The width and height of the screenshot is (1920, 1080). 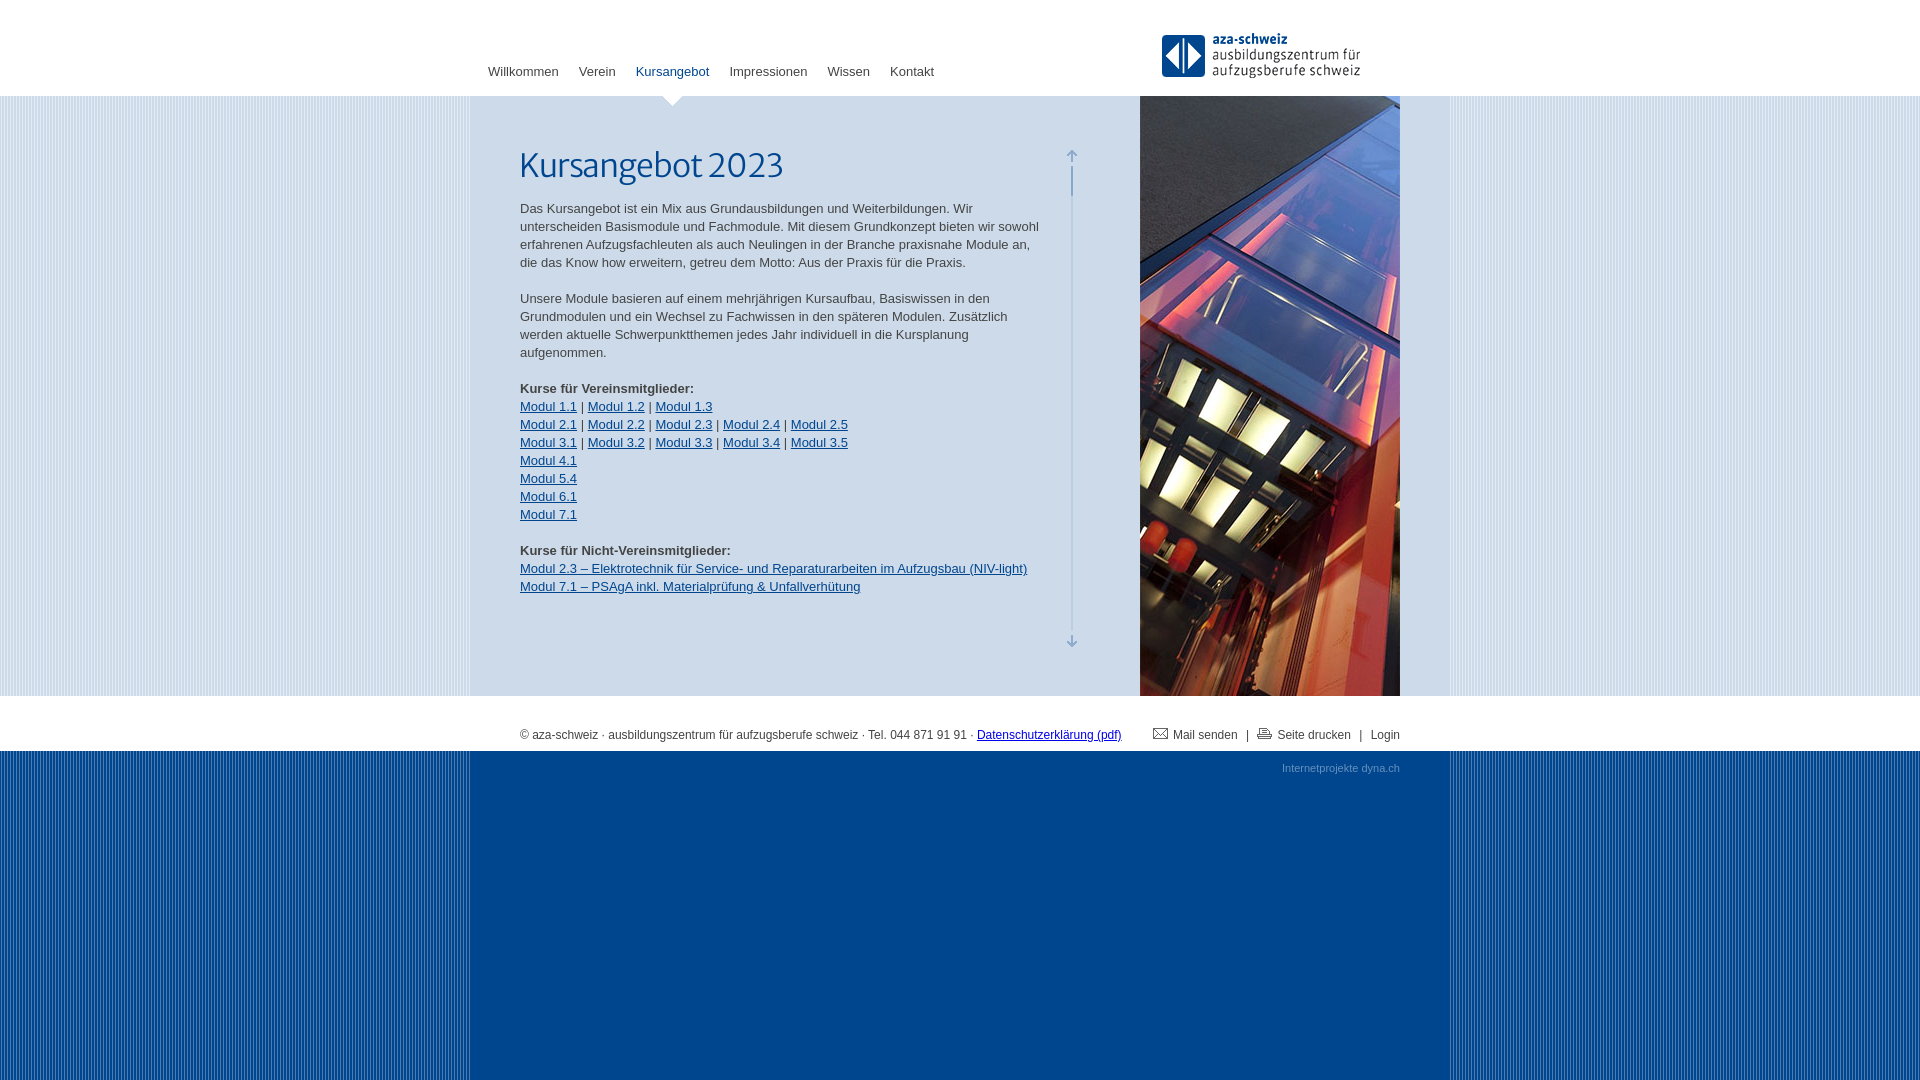 What do you see at coordinates (548, 478) in the screenshot?
I see `'Modul 5.4'` at bounding box center [548, 478].